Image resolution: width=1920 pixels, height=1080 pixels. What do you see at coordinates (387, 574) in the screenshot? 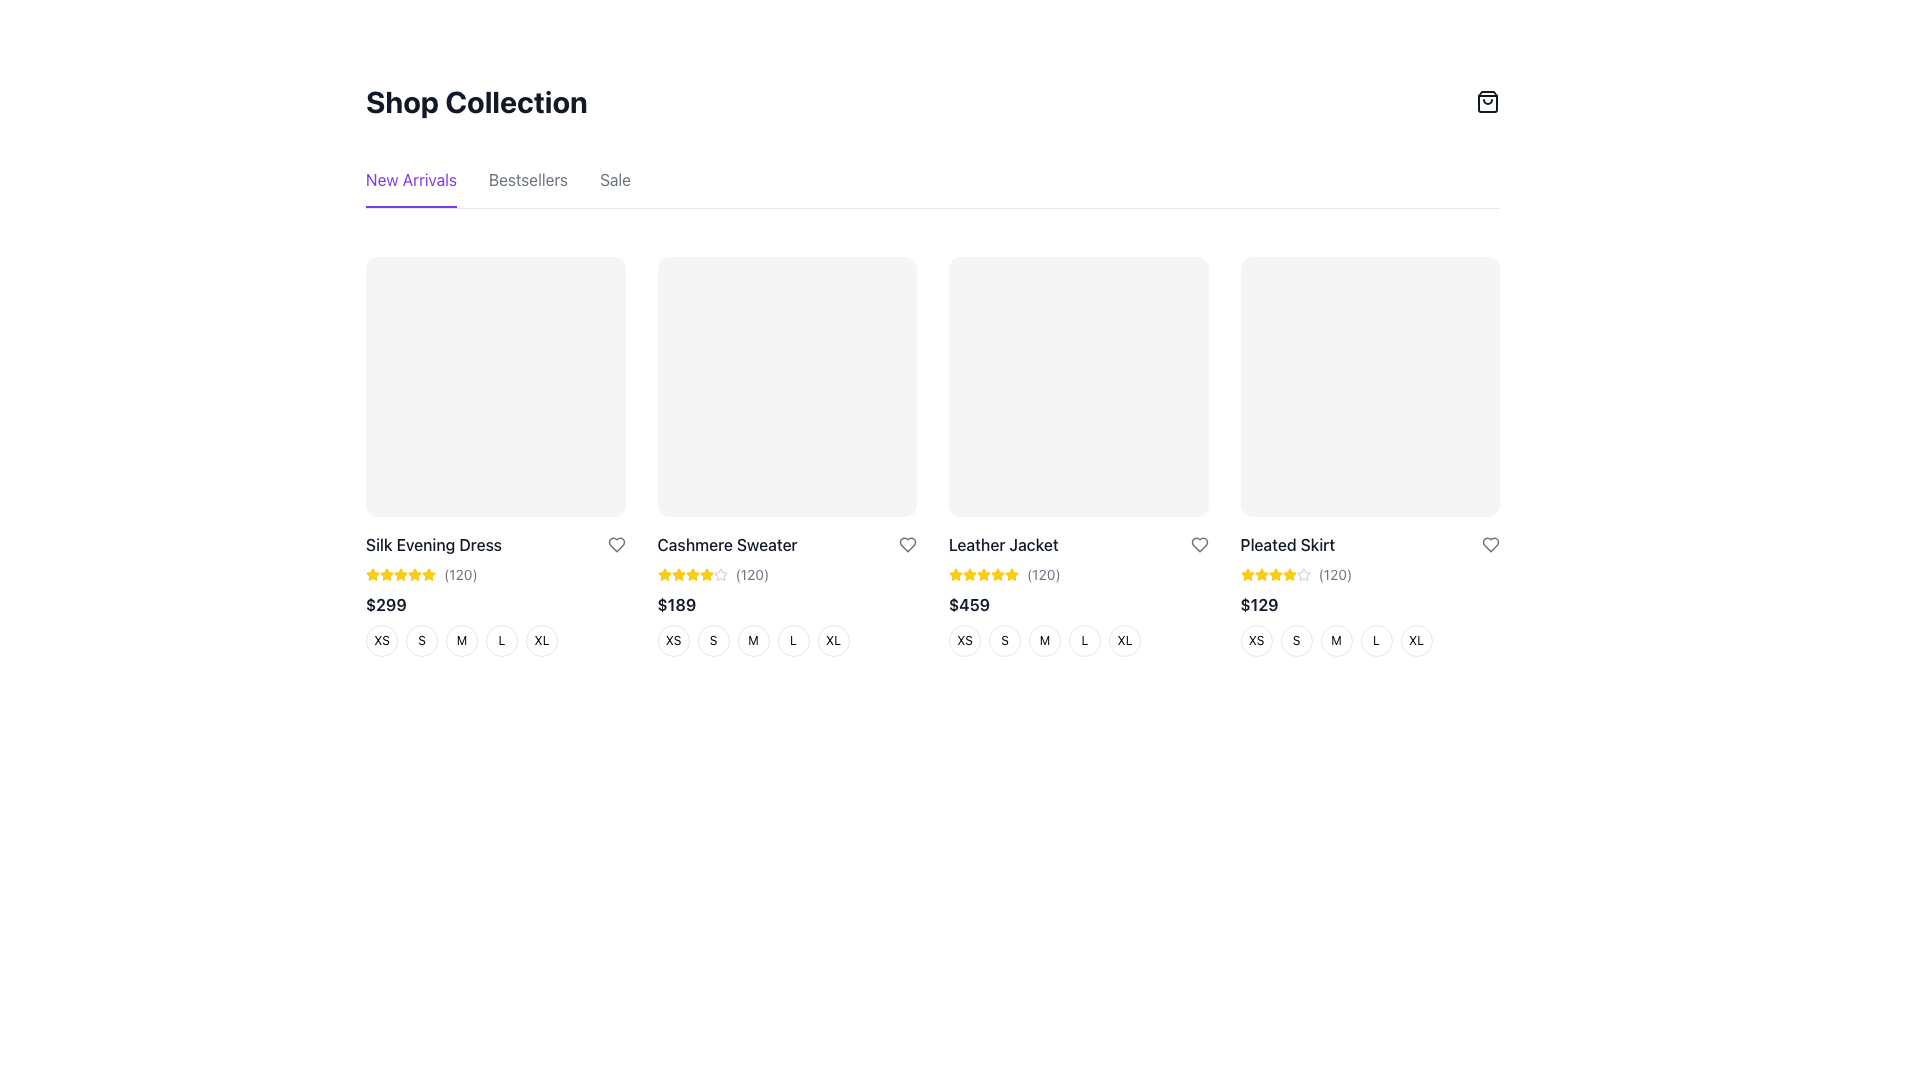
I see `the third yellow star icon in the rating system below the 'Silk Evening Dress' product display` at bounding box center [387, 574].